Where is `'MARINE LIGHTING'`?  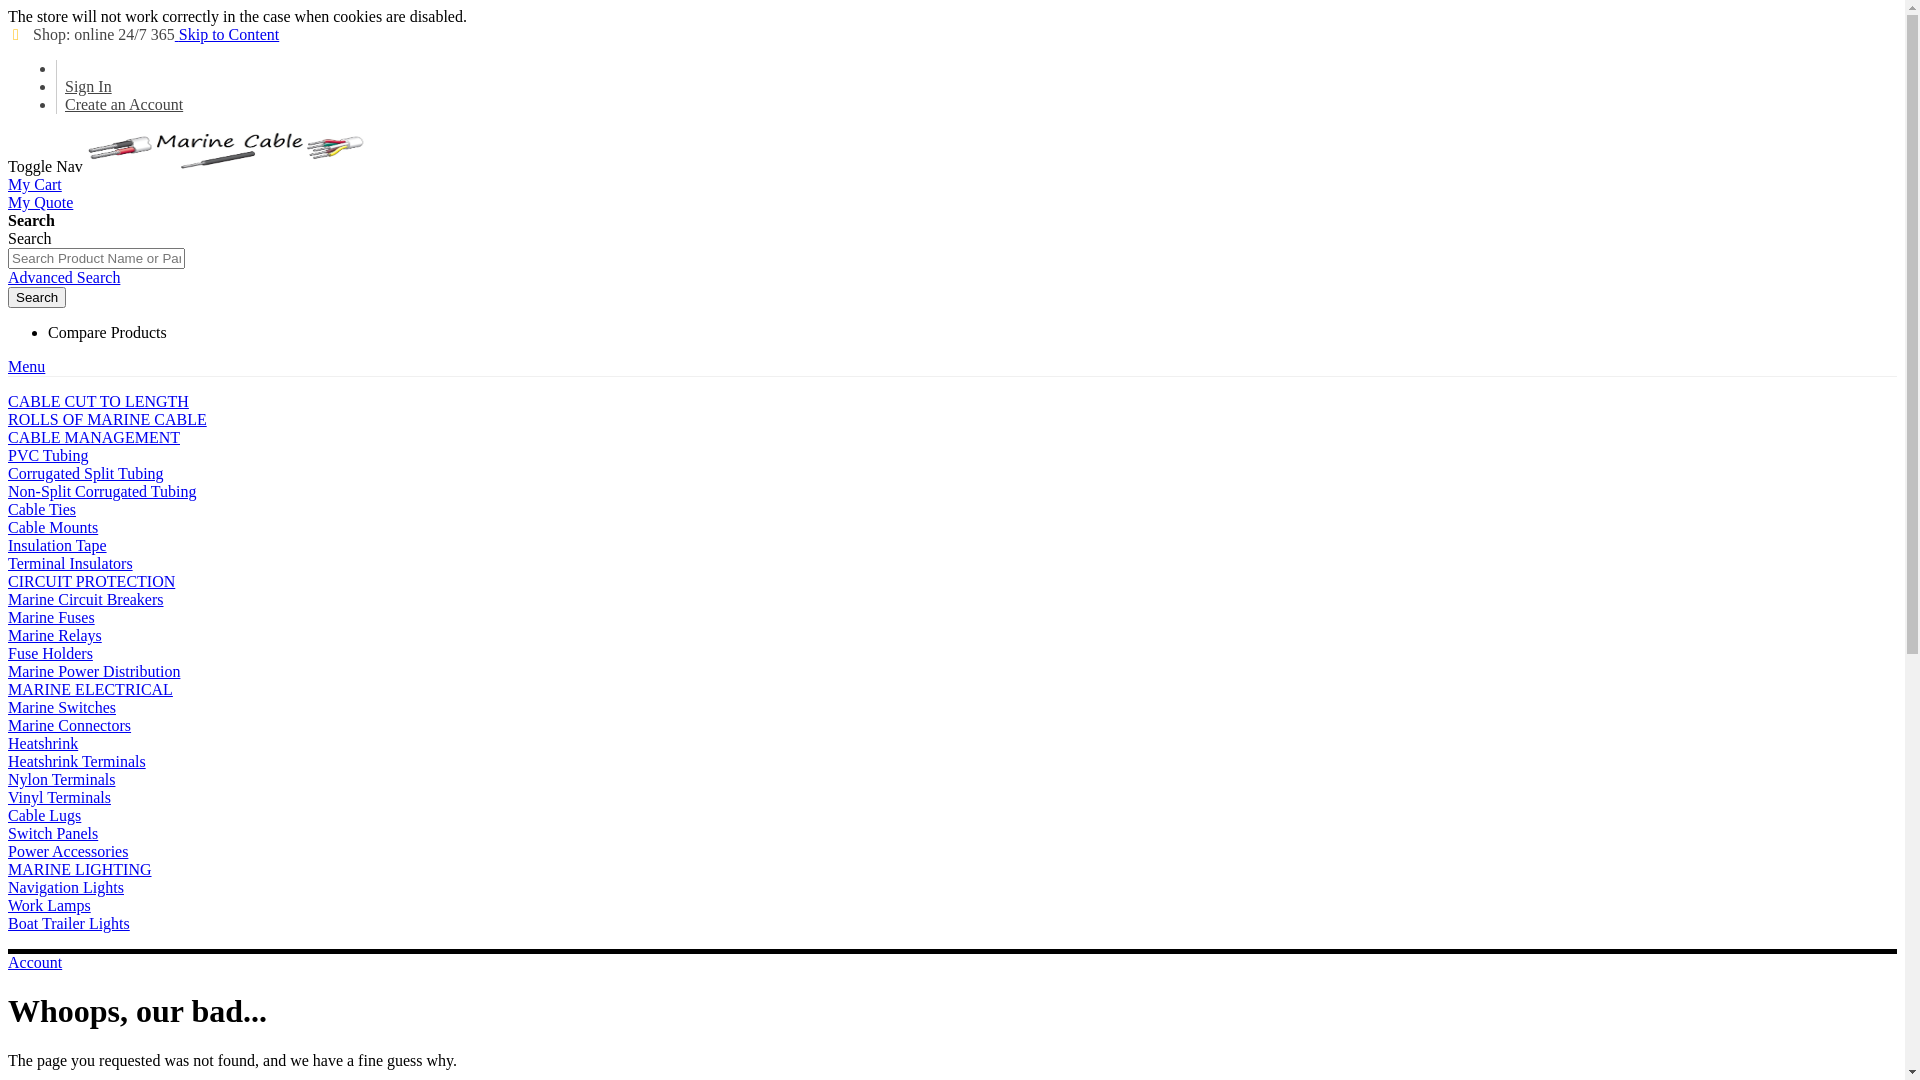 'MARINE LIGHTING' is located at coordinates (80, 868).